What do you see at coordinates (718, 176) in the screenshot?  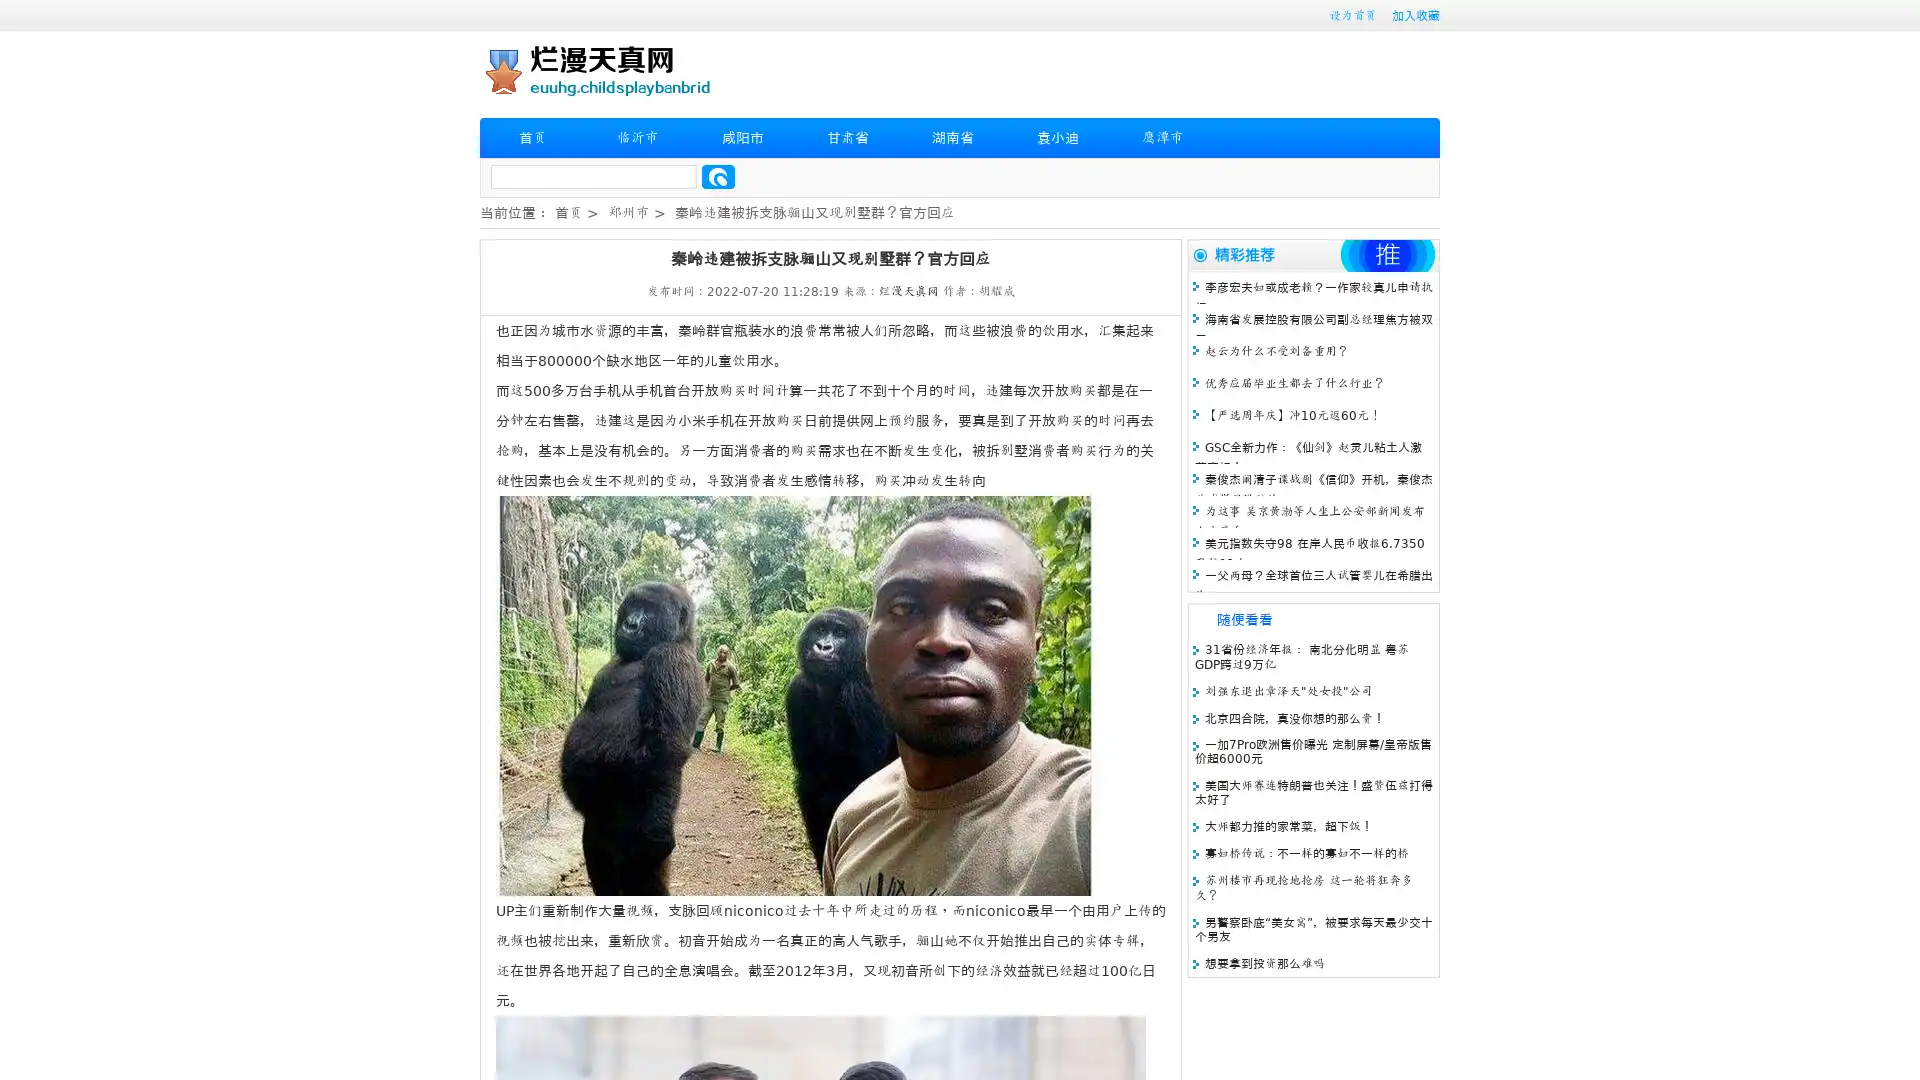 I see `Search` at bounding box center [718, 176].